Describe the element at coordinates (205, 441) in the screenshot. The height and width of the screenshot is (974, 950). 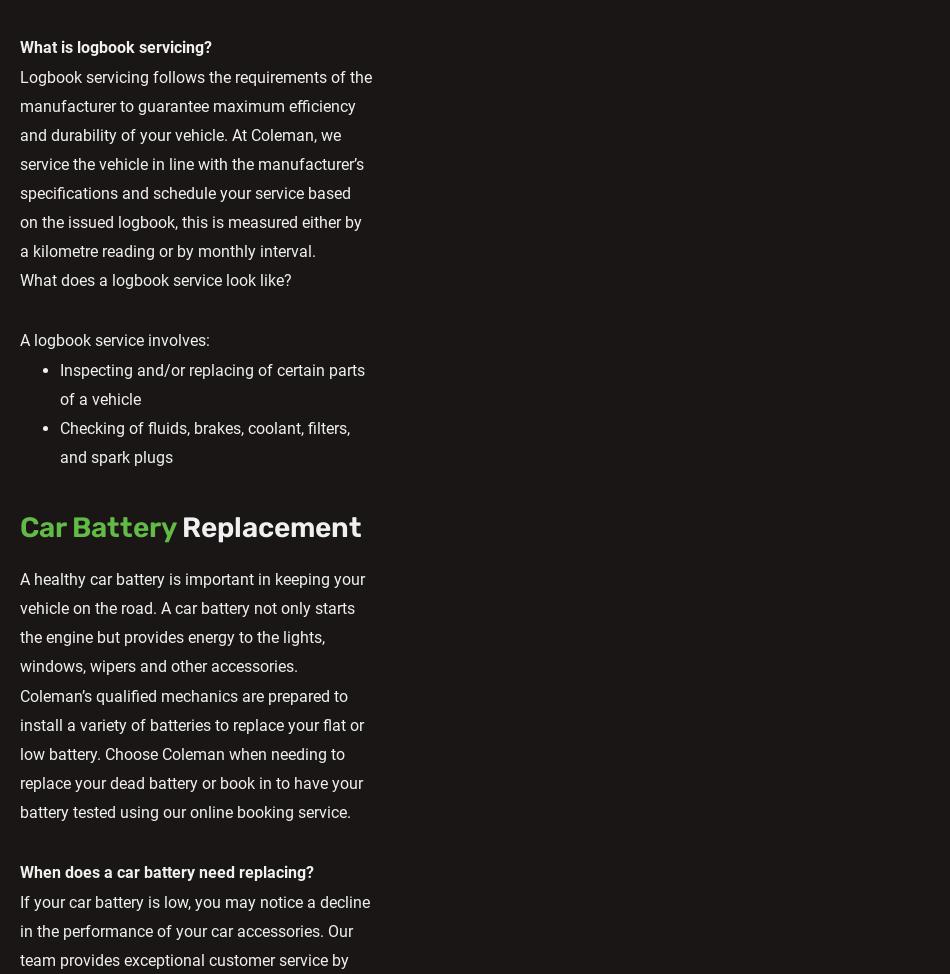
I see `'Checking of fluids, brakes, coolant, filters, and spark plugs'` at that location.